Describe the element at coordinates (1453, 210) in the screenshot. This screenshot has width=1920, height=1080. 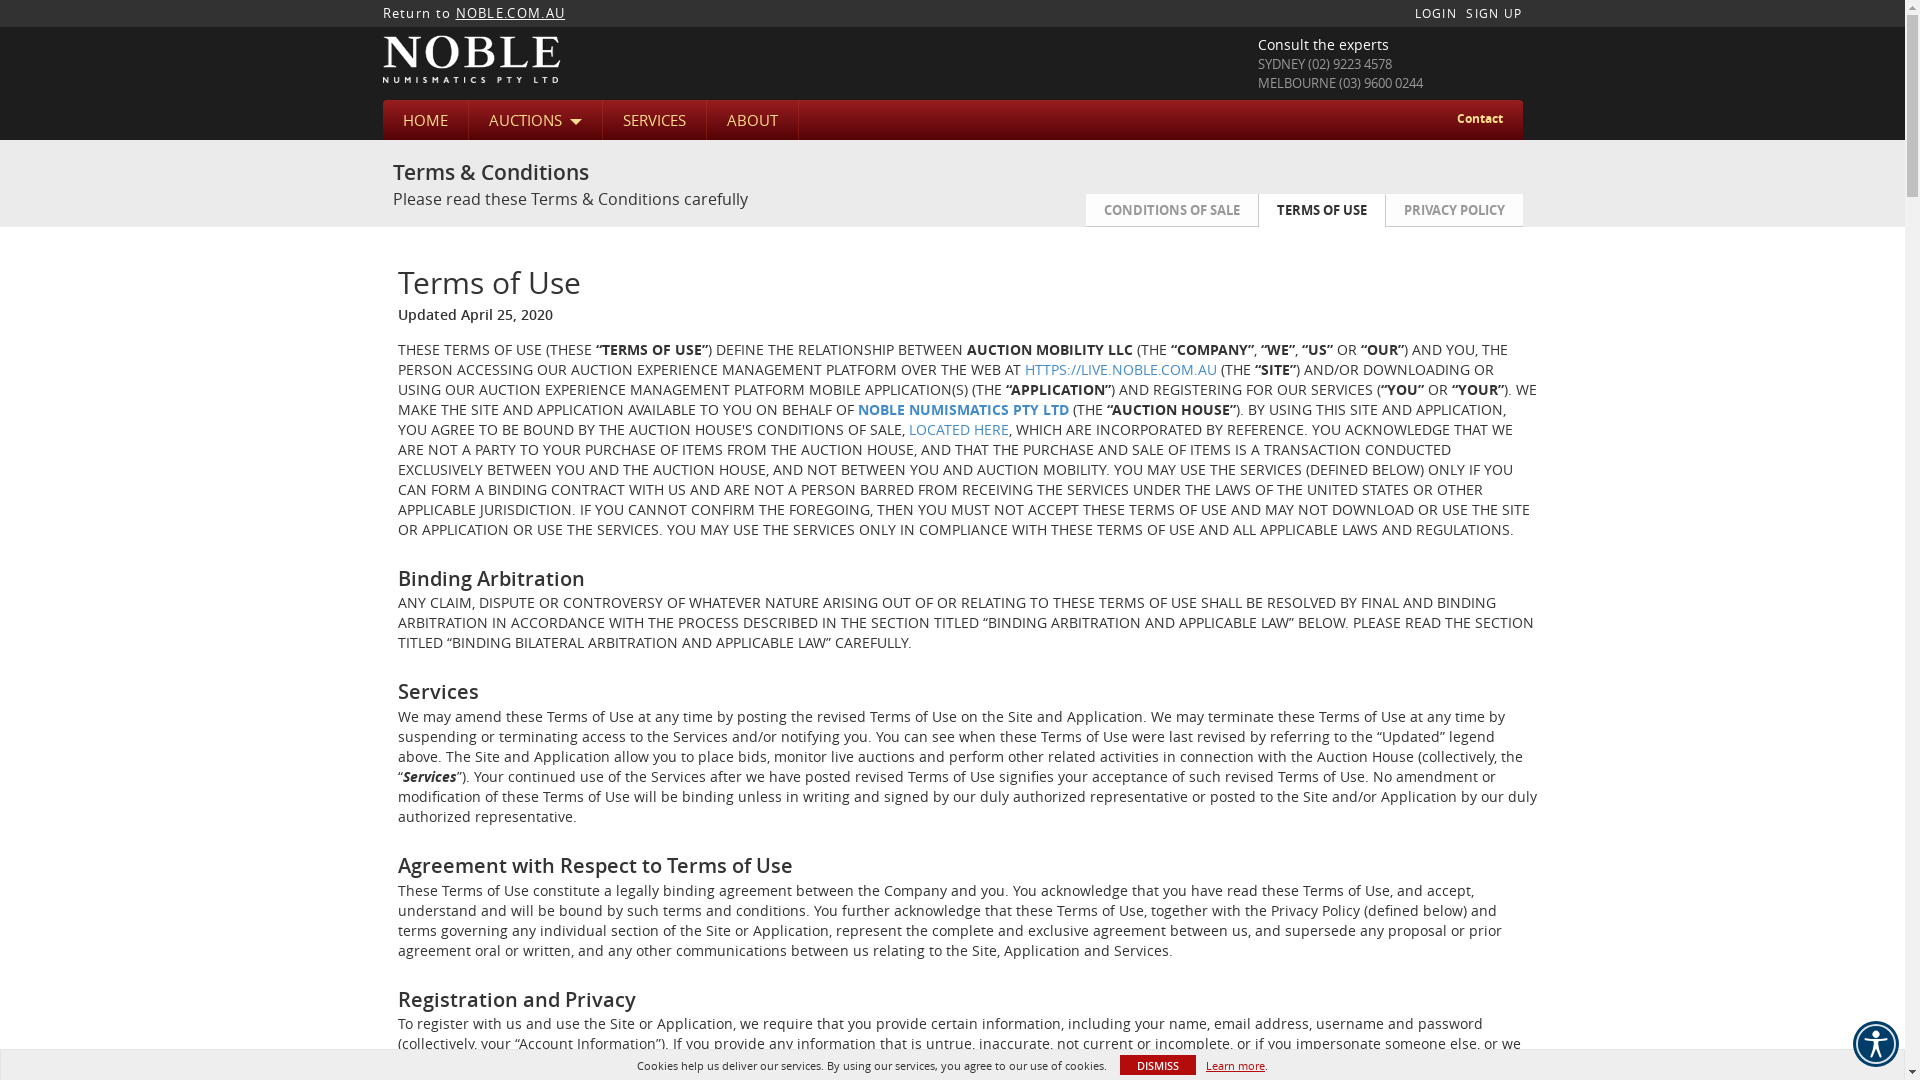
I see `'PRIVACY POLICY'` at that location.